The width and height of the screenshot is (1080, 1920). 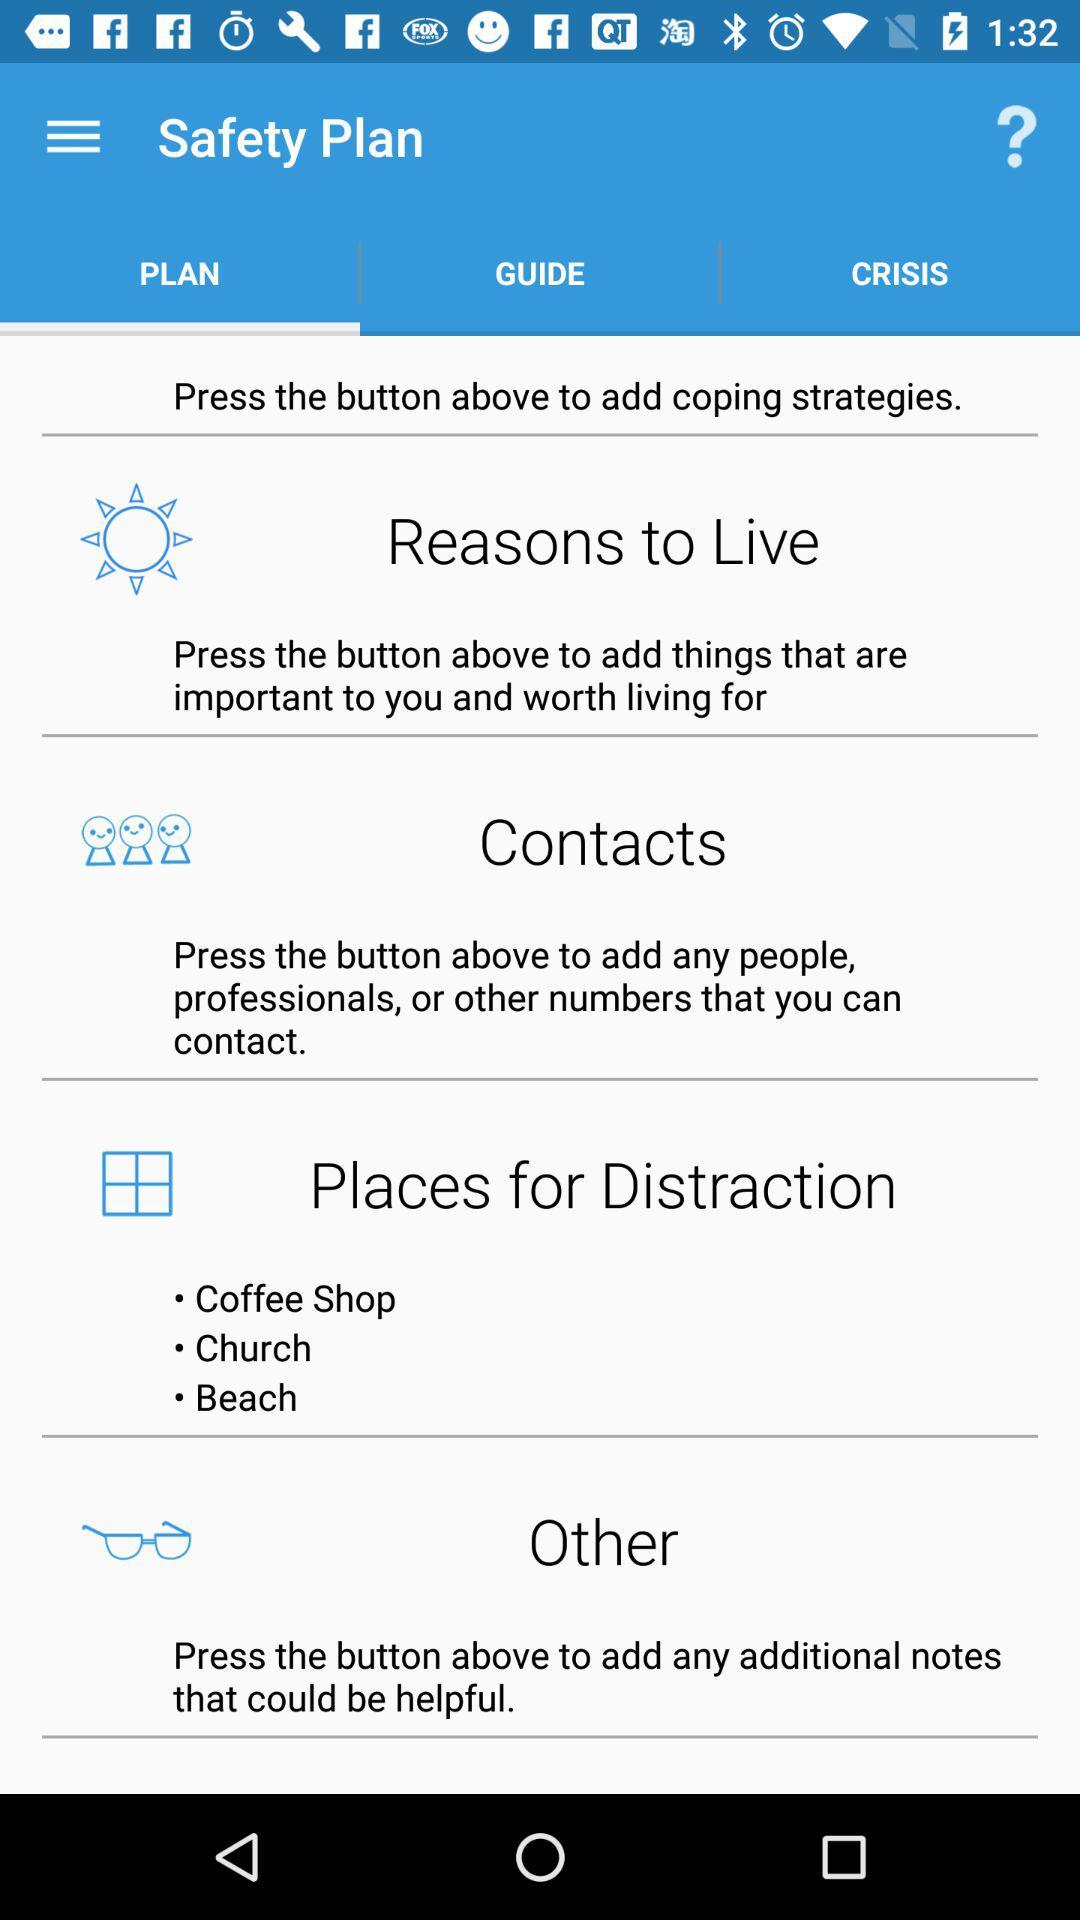 I want to click on the item to the left of the safety plan item, so click(x=72, y=135).